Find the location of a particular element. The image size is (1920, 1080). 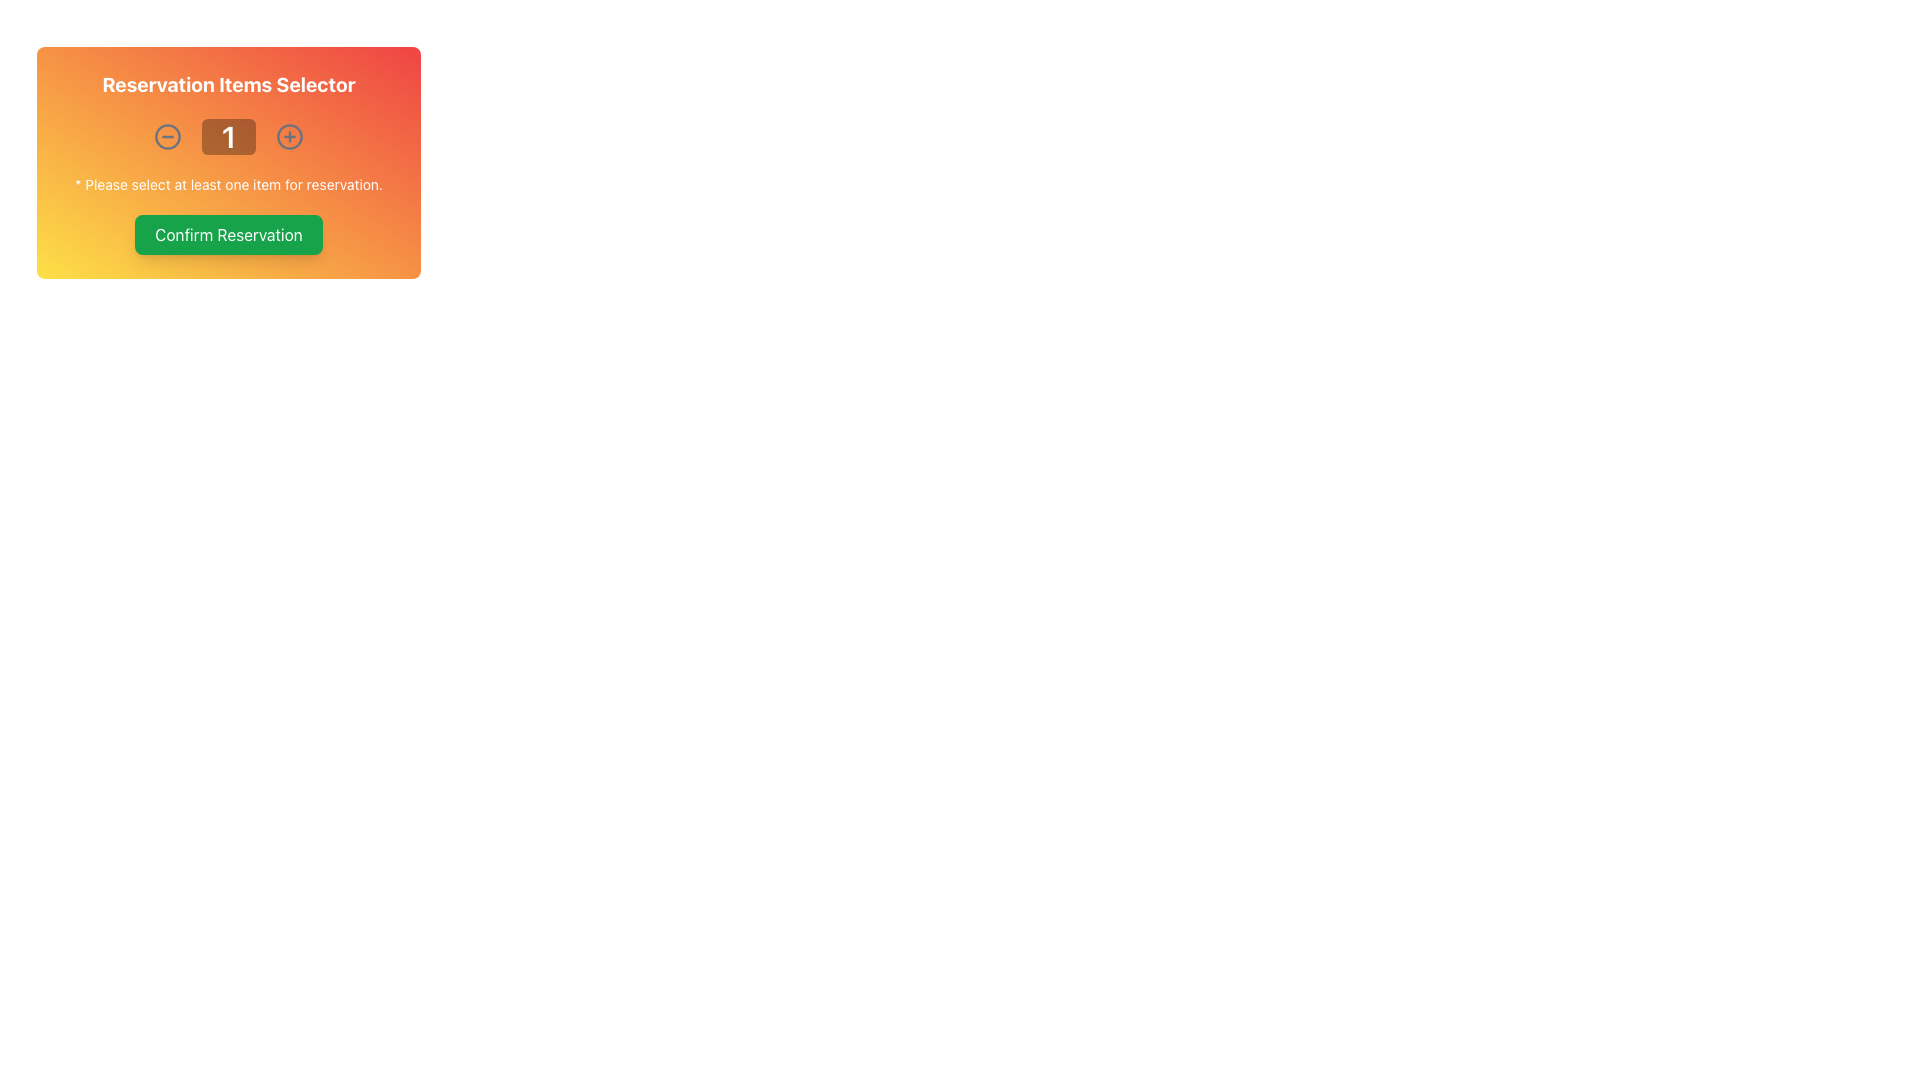

the text label indicating the current quantity in the reservation system's quantity selector, located between the decrement and increment buttons is located at coordinates (229, 136).